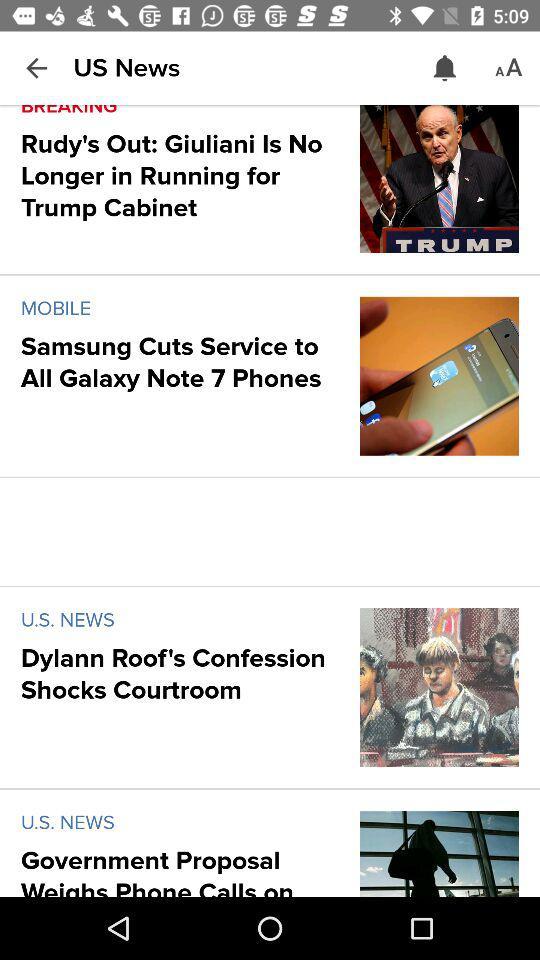 Image resolution: width=540 pixels, height=960 pixels. I want to click on the us news item, so click(126, 68).